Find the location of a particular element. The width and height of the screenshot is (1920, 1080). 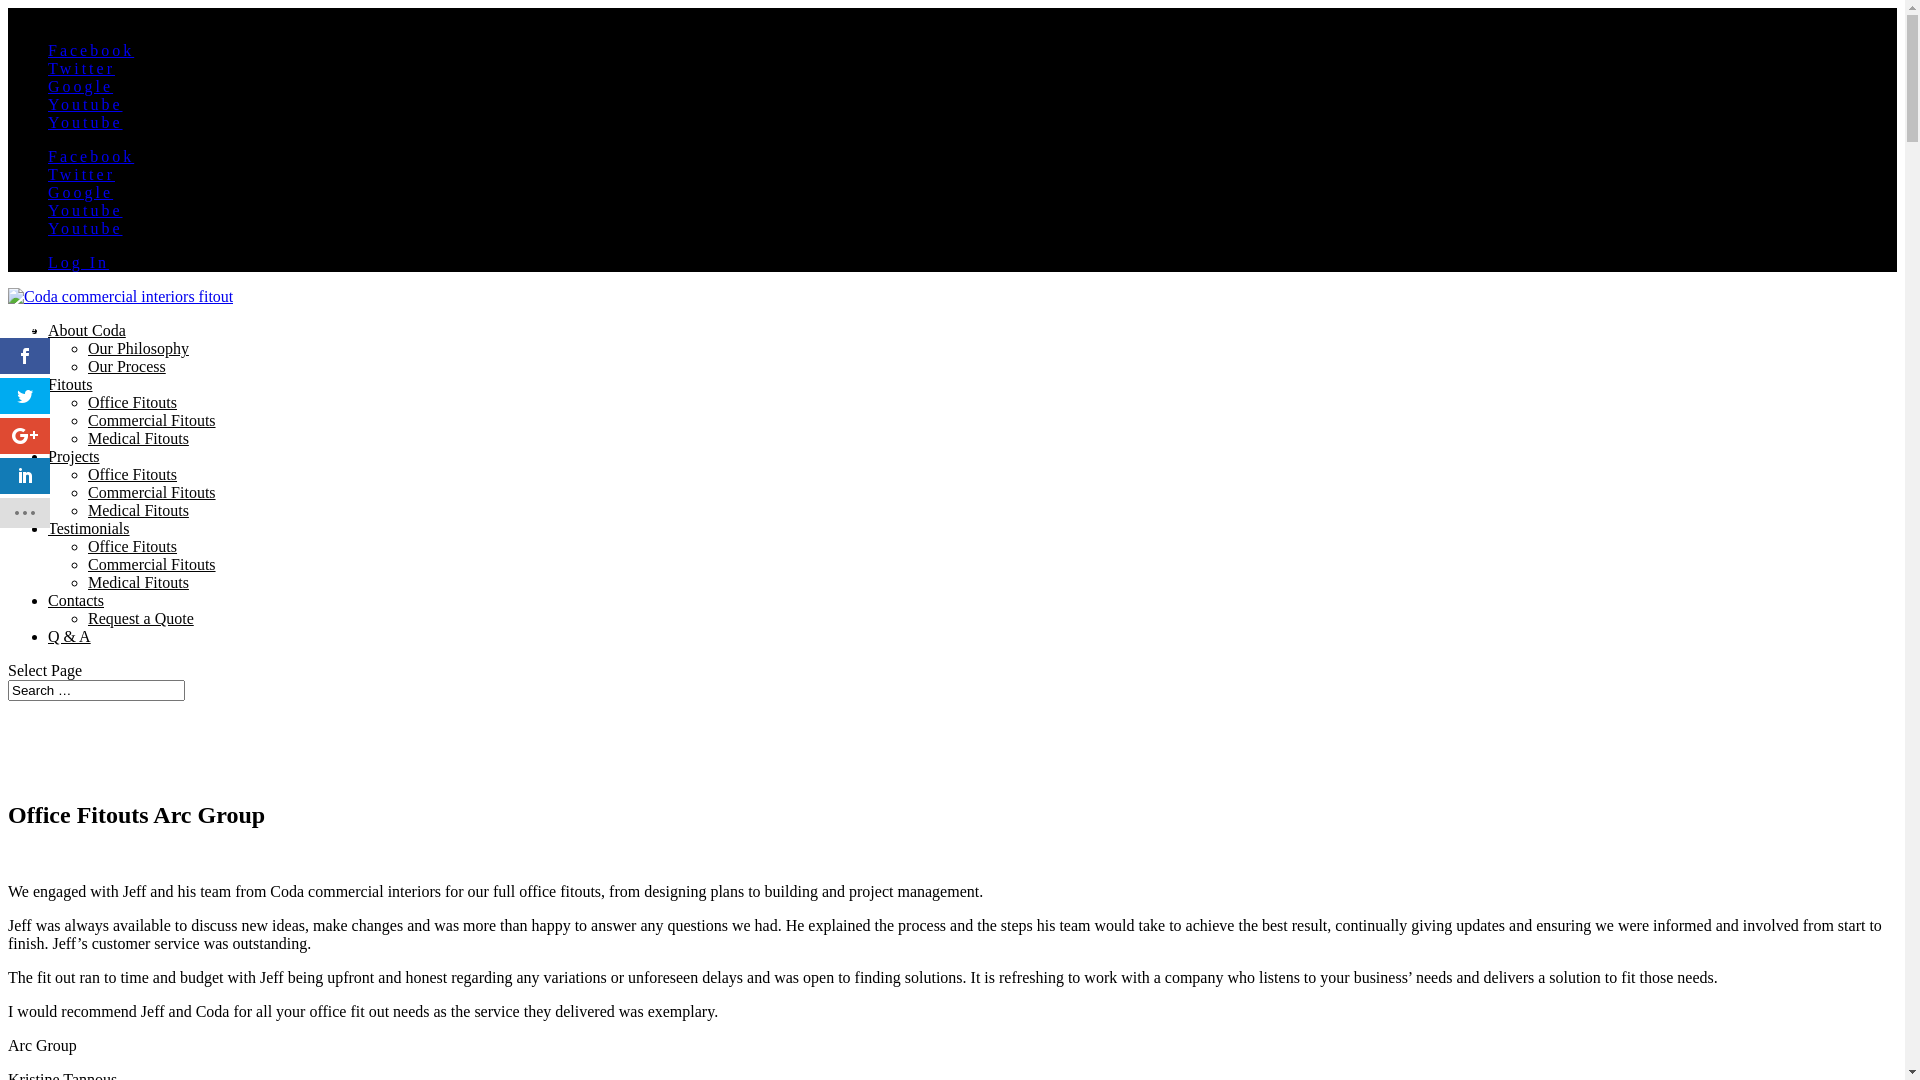

'Q & A' is located at coordinates (69, 636).